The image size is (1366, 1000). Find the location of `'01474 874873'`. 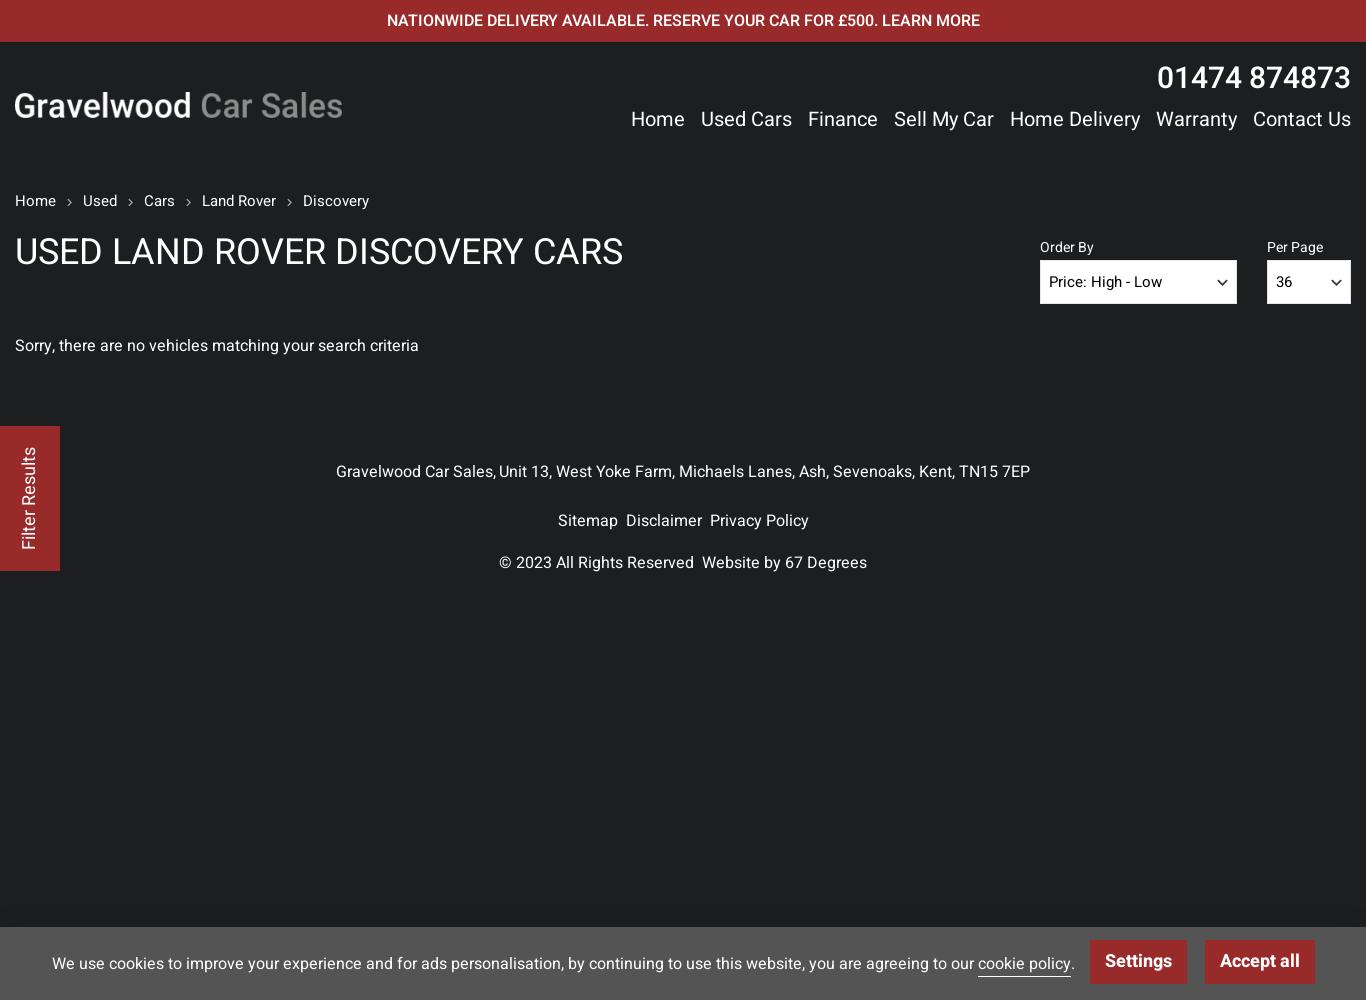

'01474 874873' is located at coordinates (1252, 78).